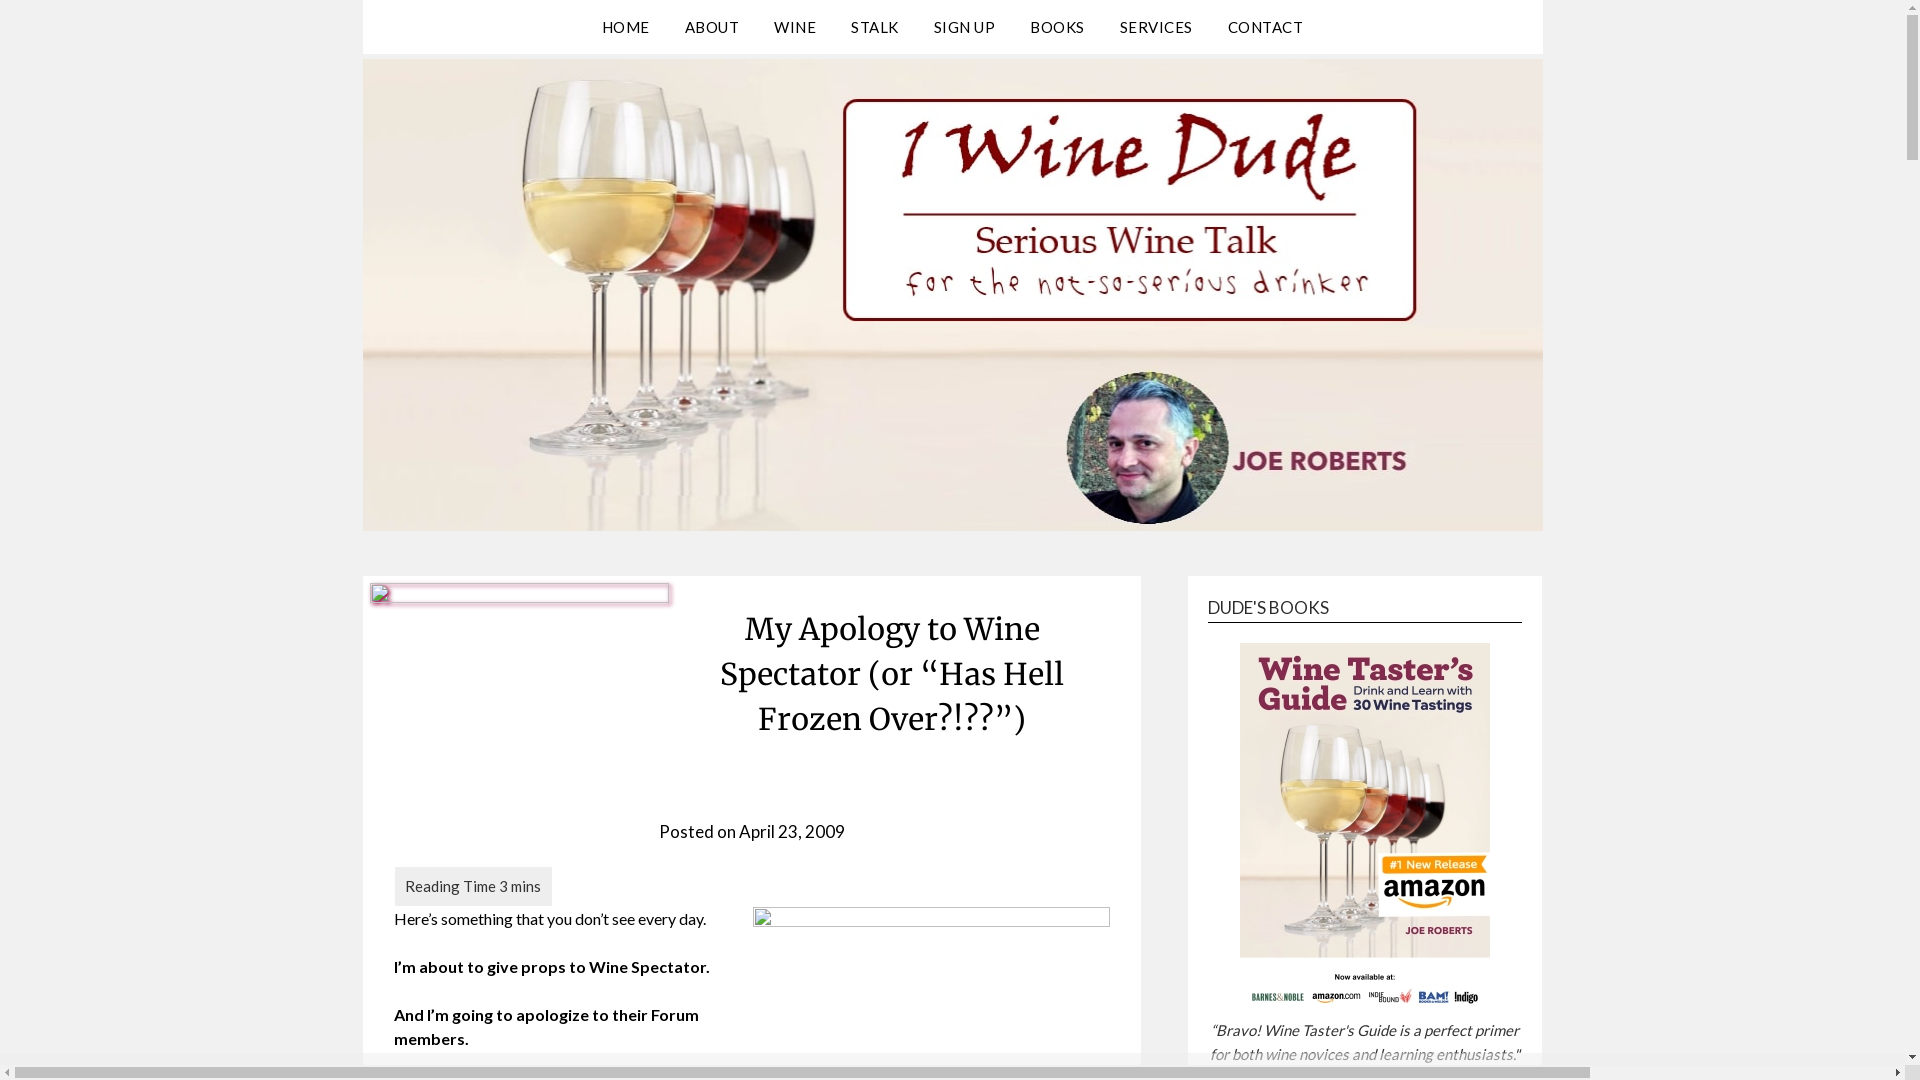 The image size is (1920, 1080). I want to click on 'STALK', so click(874, 27).